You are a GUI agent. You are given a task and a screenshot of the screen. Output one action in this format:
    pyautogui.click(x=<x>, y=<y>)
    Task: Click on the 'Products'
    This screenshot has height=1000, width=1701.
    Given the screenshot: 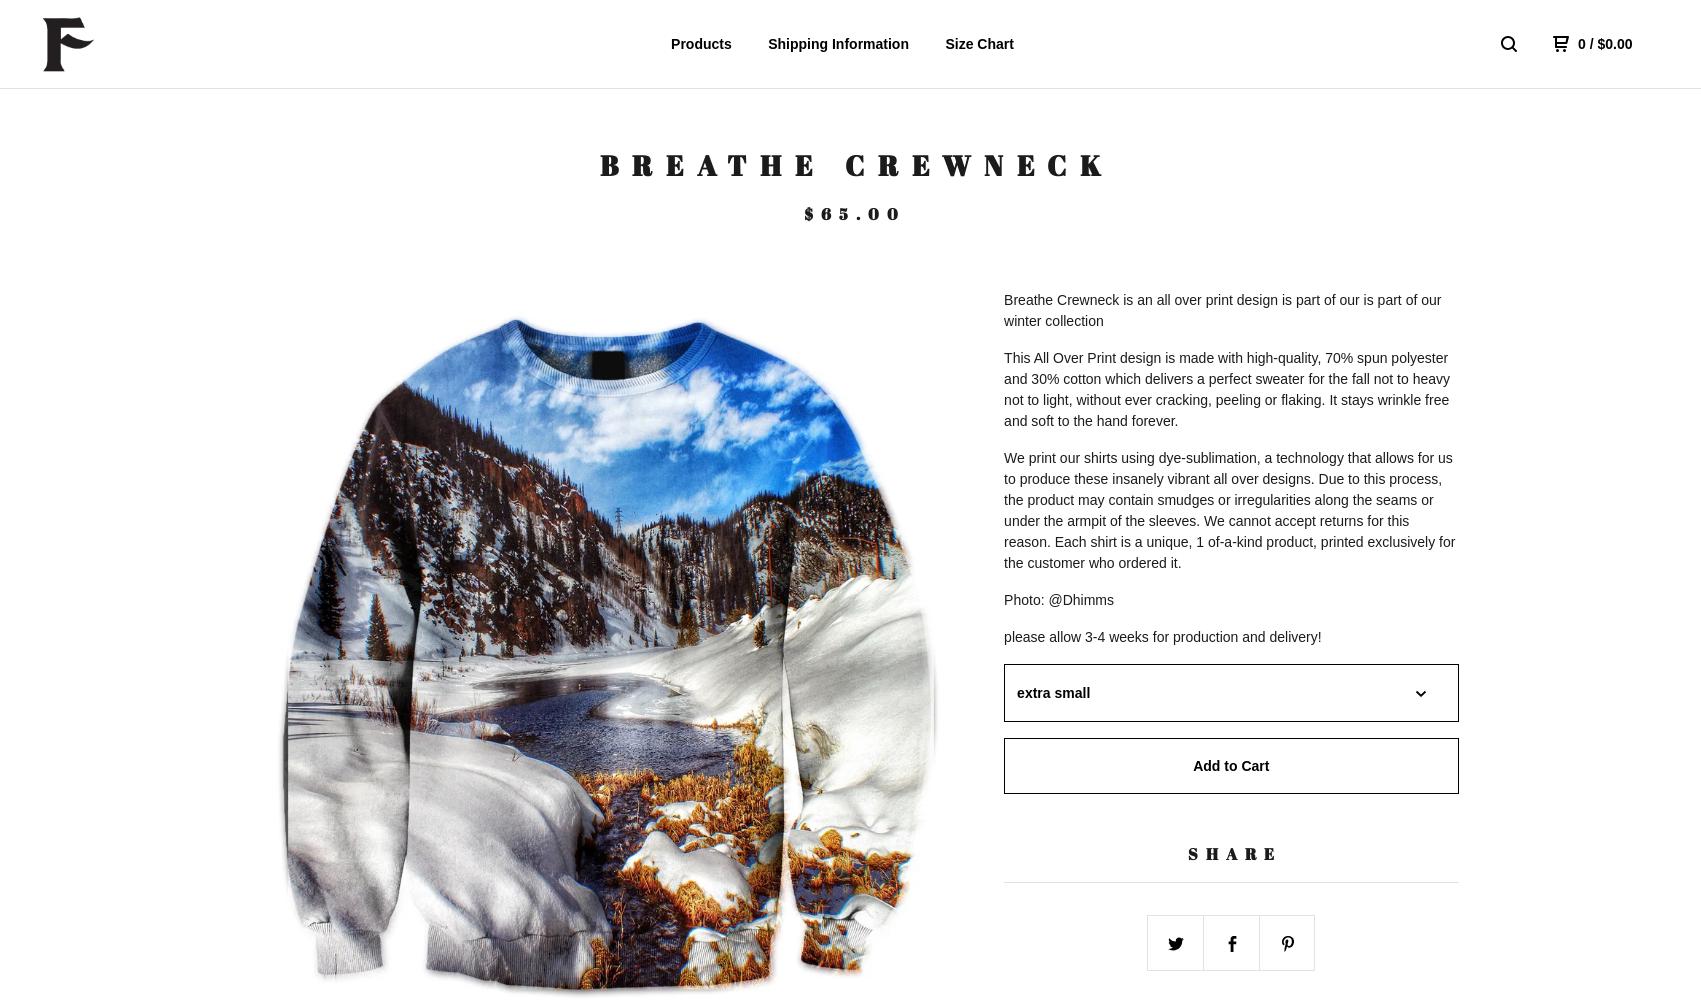 What is the action you would take?
    pyautogui.click(x=699, y=44)
    